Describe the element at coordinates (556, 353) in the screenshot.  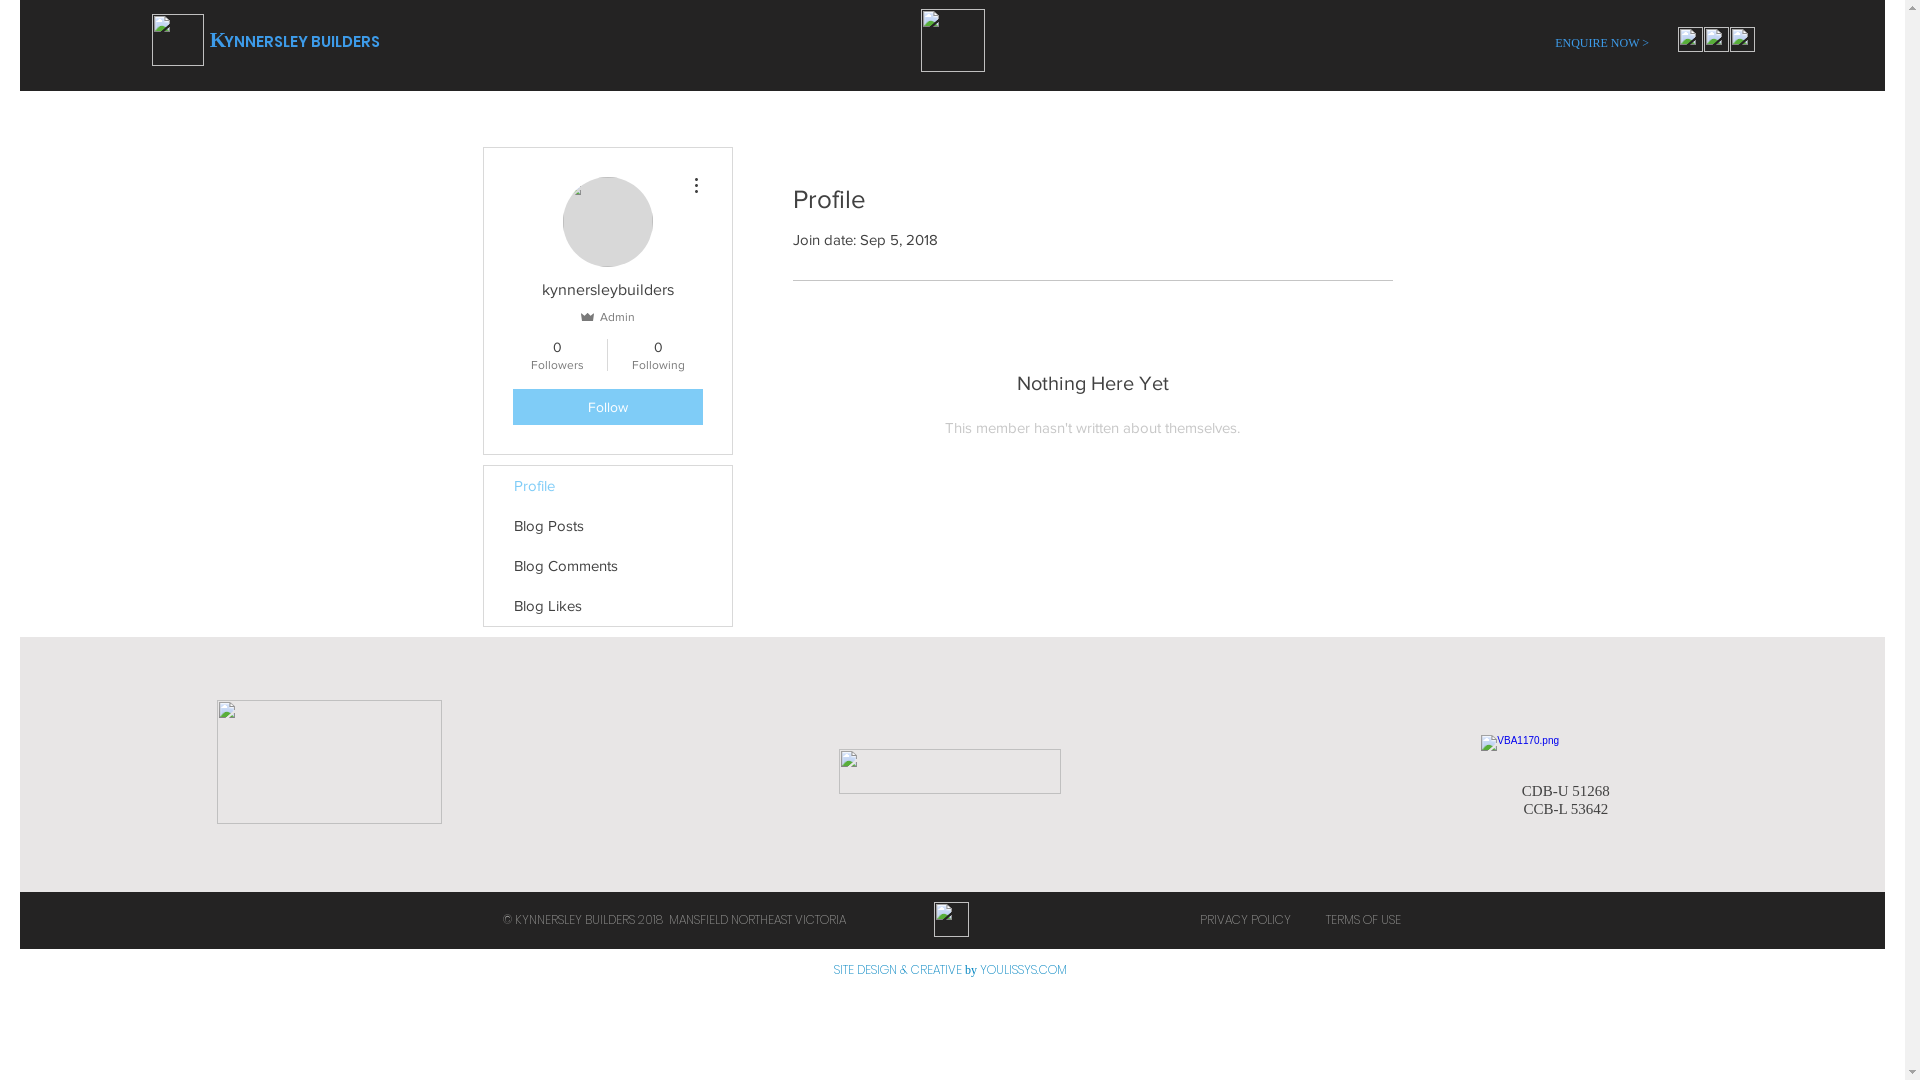
I see `'0` at that location.